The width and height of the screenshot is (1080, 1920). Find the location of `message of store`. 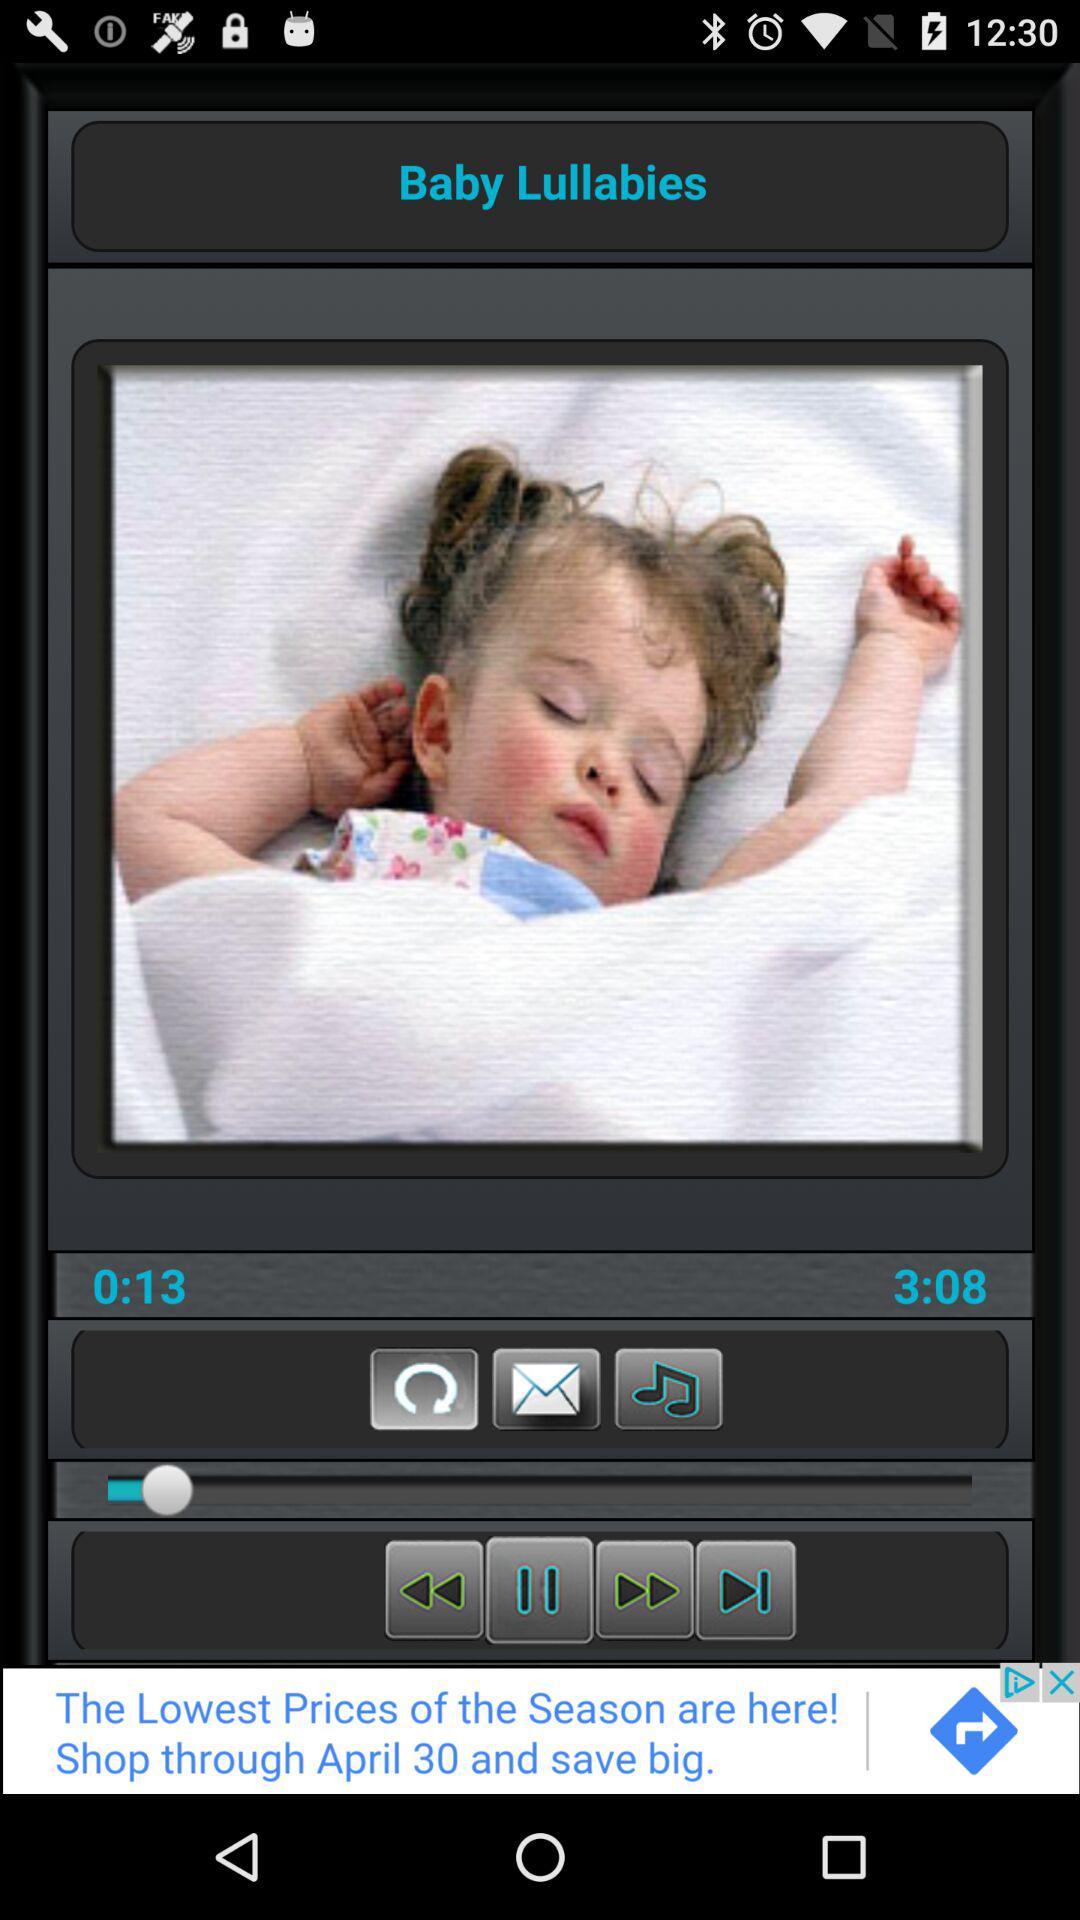

message of store is located at coordinates (546, 1387).